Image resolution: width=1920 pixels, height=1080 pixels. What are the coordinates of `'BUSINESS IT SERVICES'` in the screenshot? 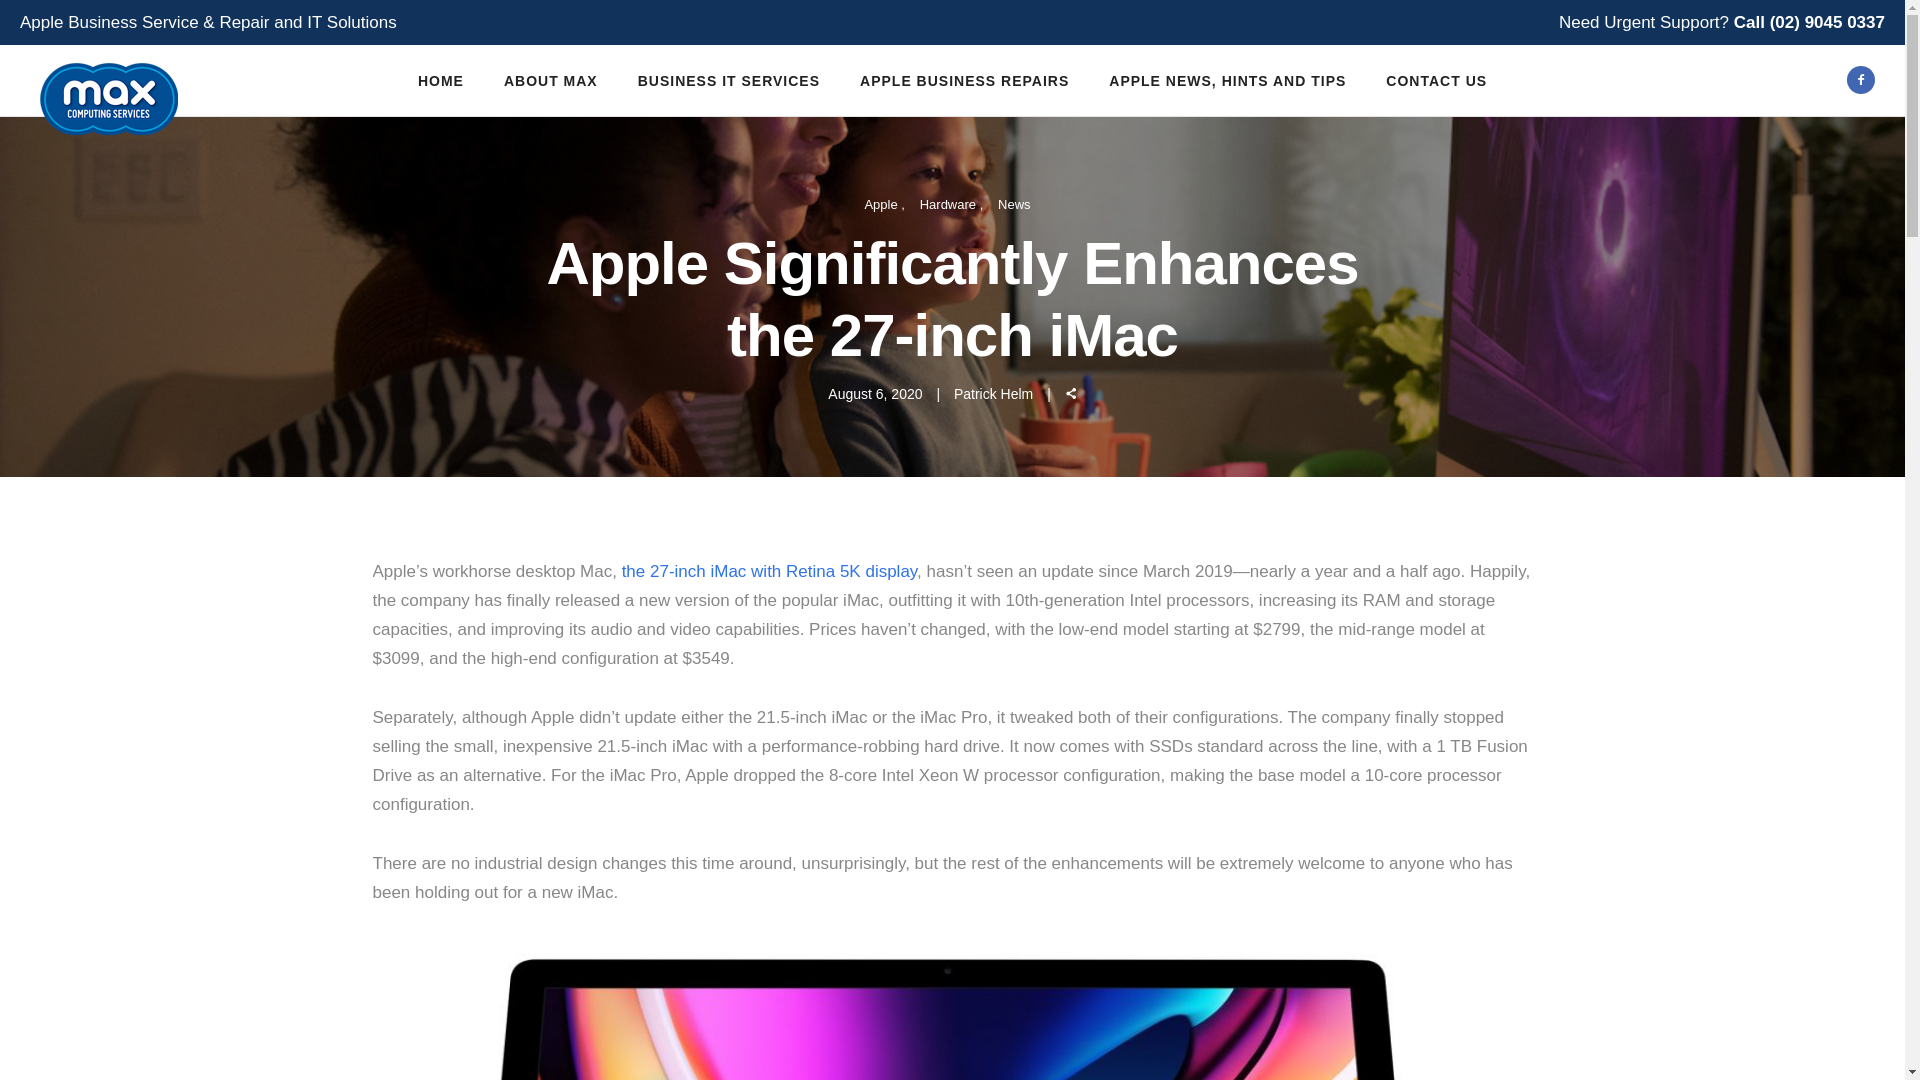 It's located at (728, 80).